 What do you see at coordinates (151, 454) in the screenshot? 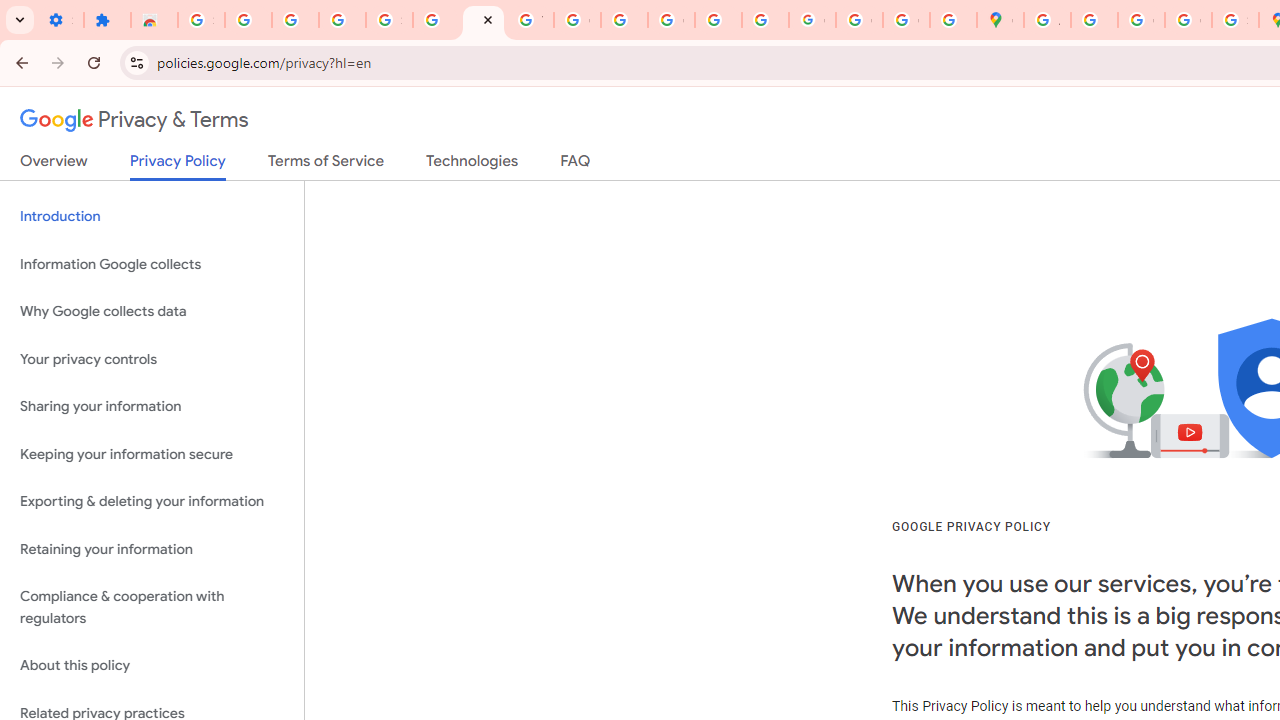
I see `'Keeping your information secure'` at bounding box center [151, 454].